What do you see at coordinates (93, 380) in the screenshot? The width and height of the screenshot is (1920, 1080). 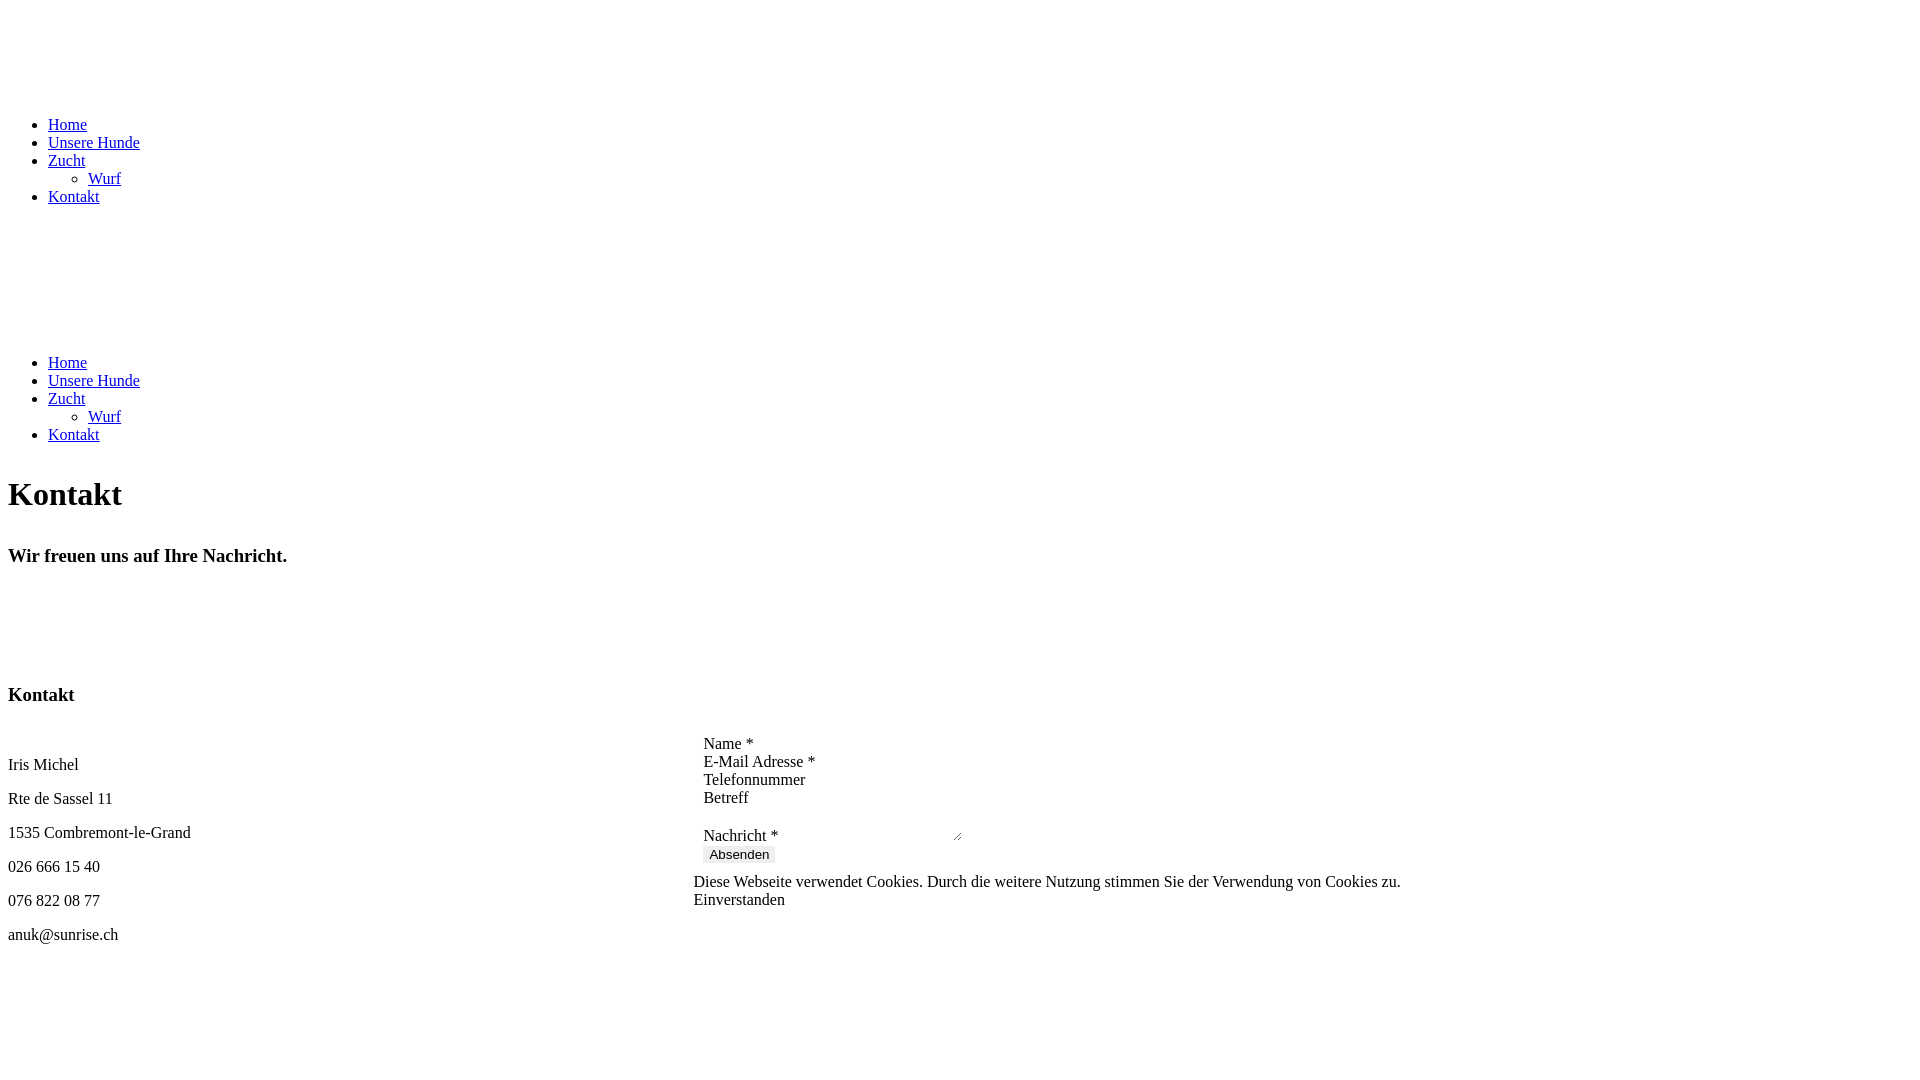 I see `'Unsere Hunde'` at bounding box center [93, 380].